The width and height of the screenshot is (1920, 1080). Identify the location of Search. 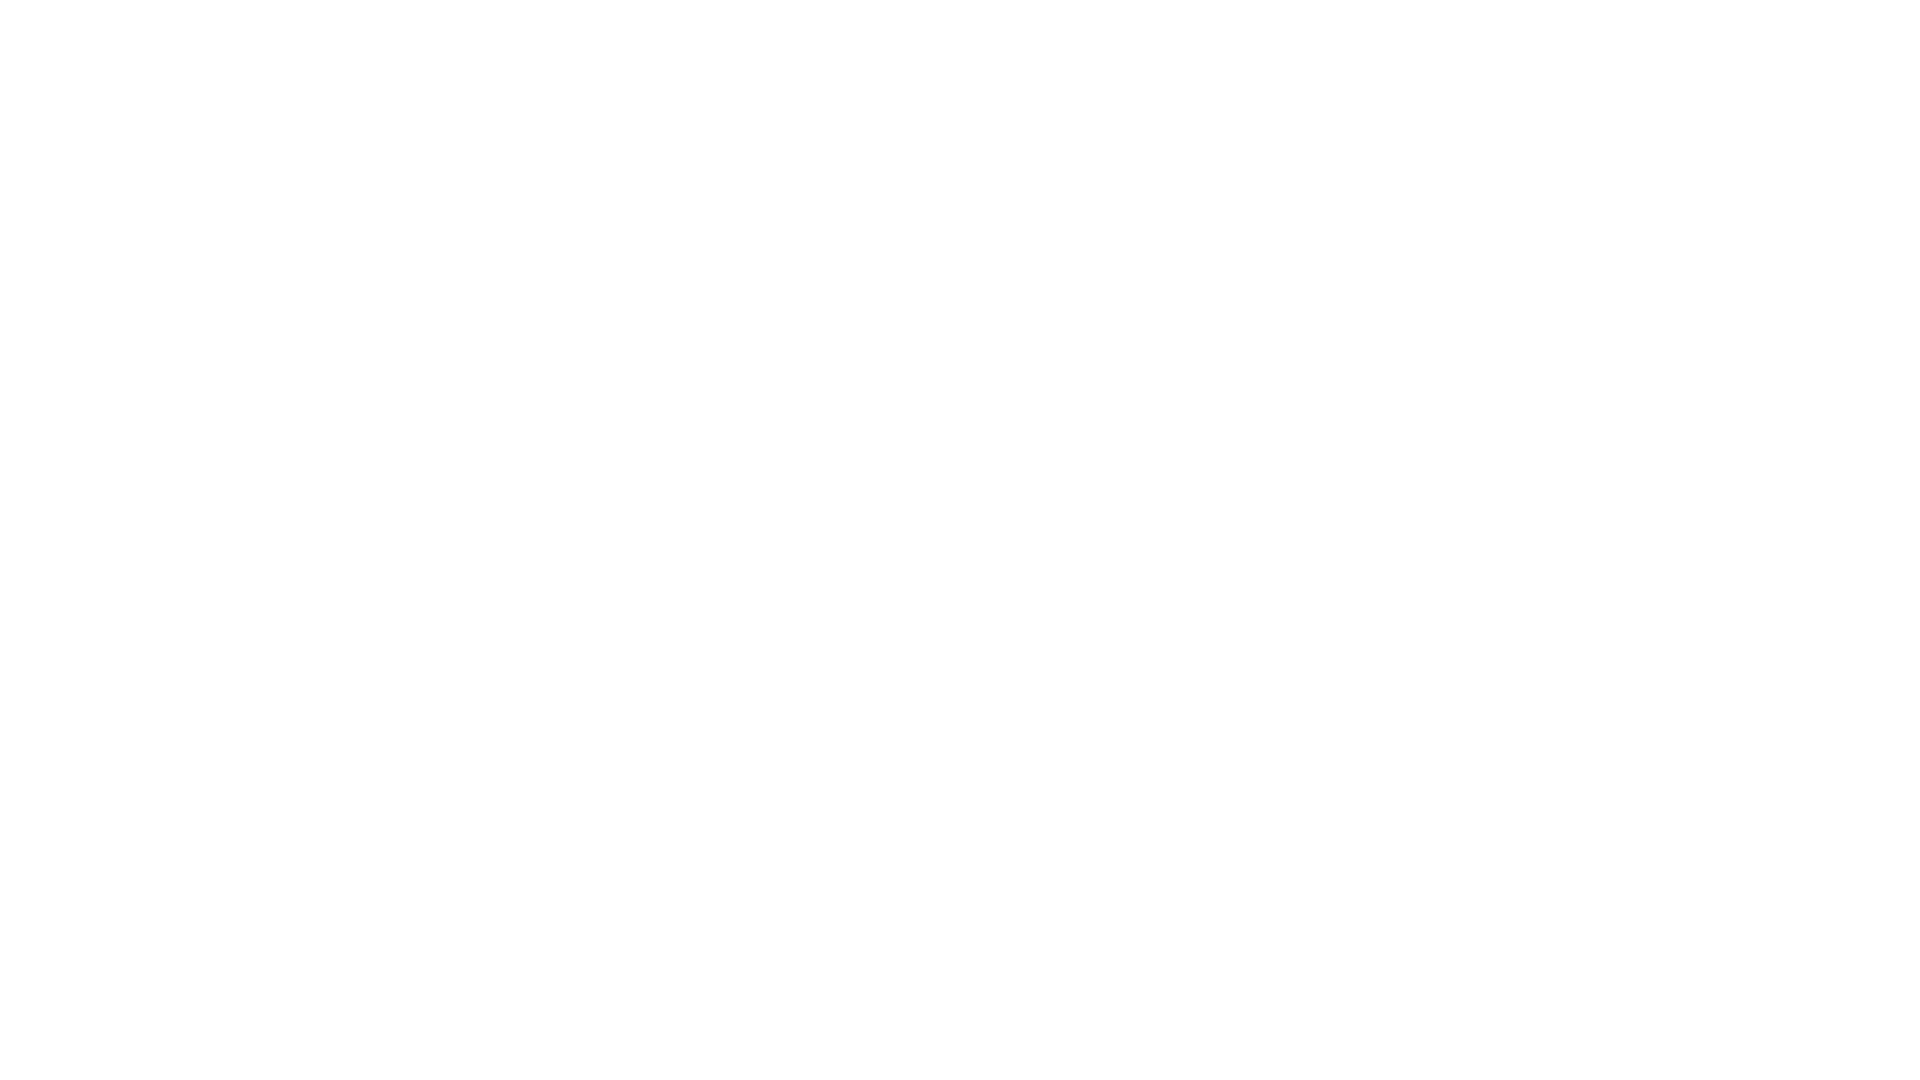
(1541, 27).